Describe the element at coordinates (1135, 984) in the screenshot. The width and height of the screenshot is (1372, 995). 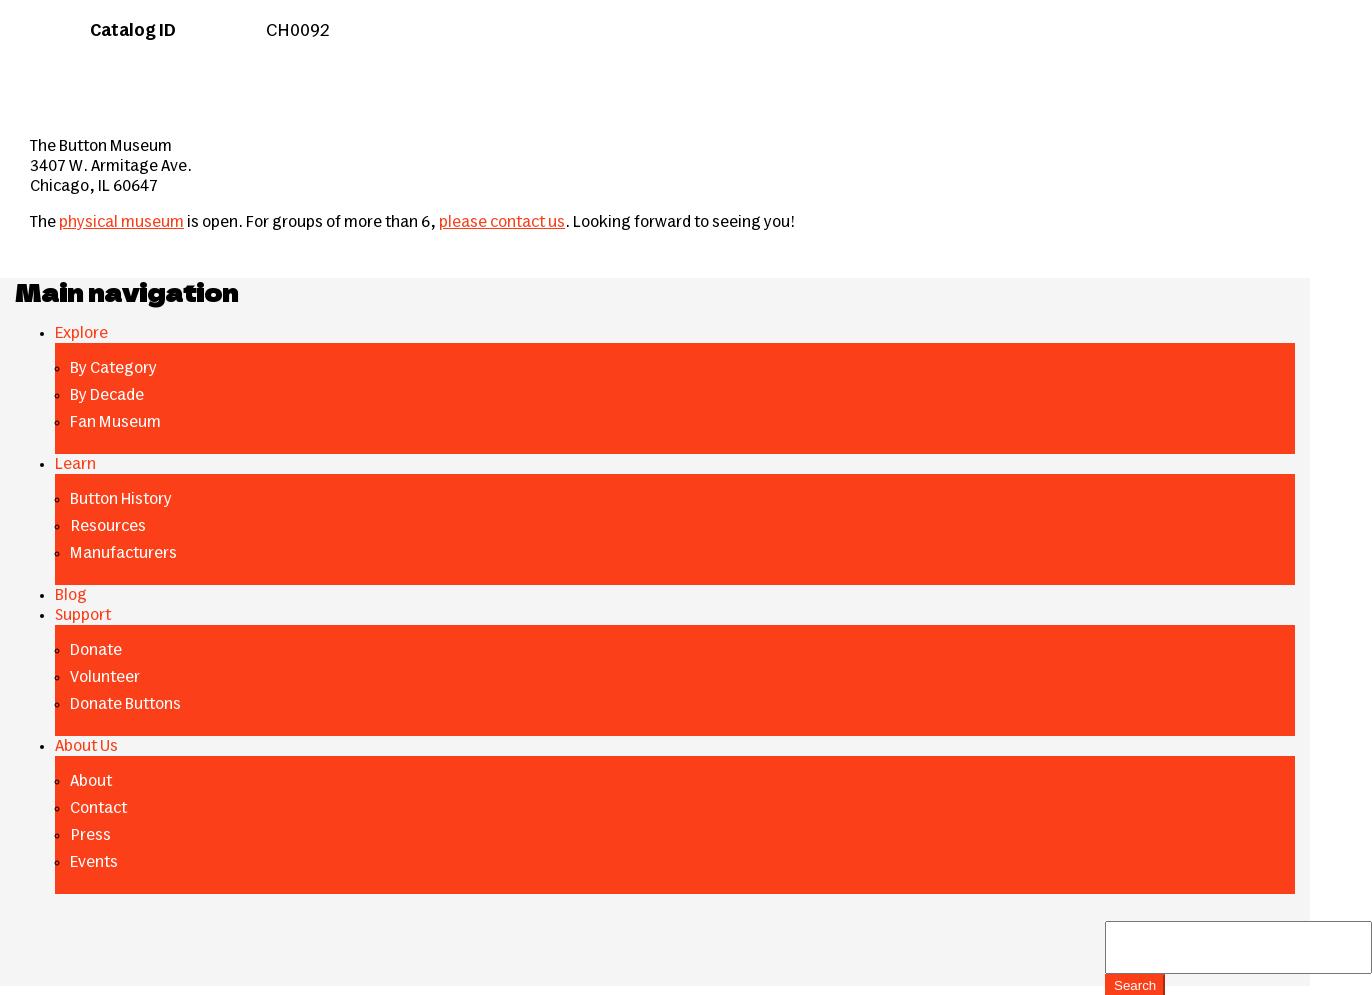
I see `'Search'` at that location.